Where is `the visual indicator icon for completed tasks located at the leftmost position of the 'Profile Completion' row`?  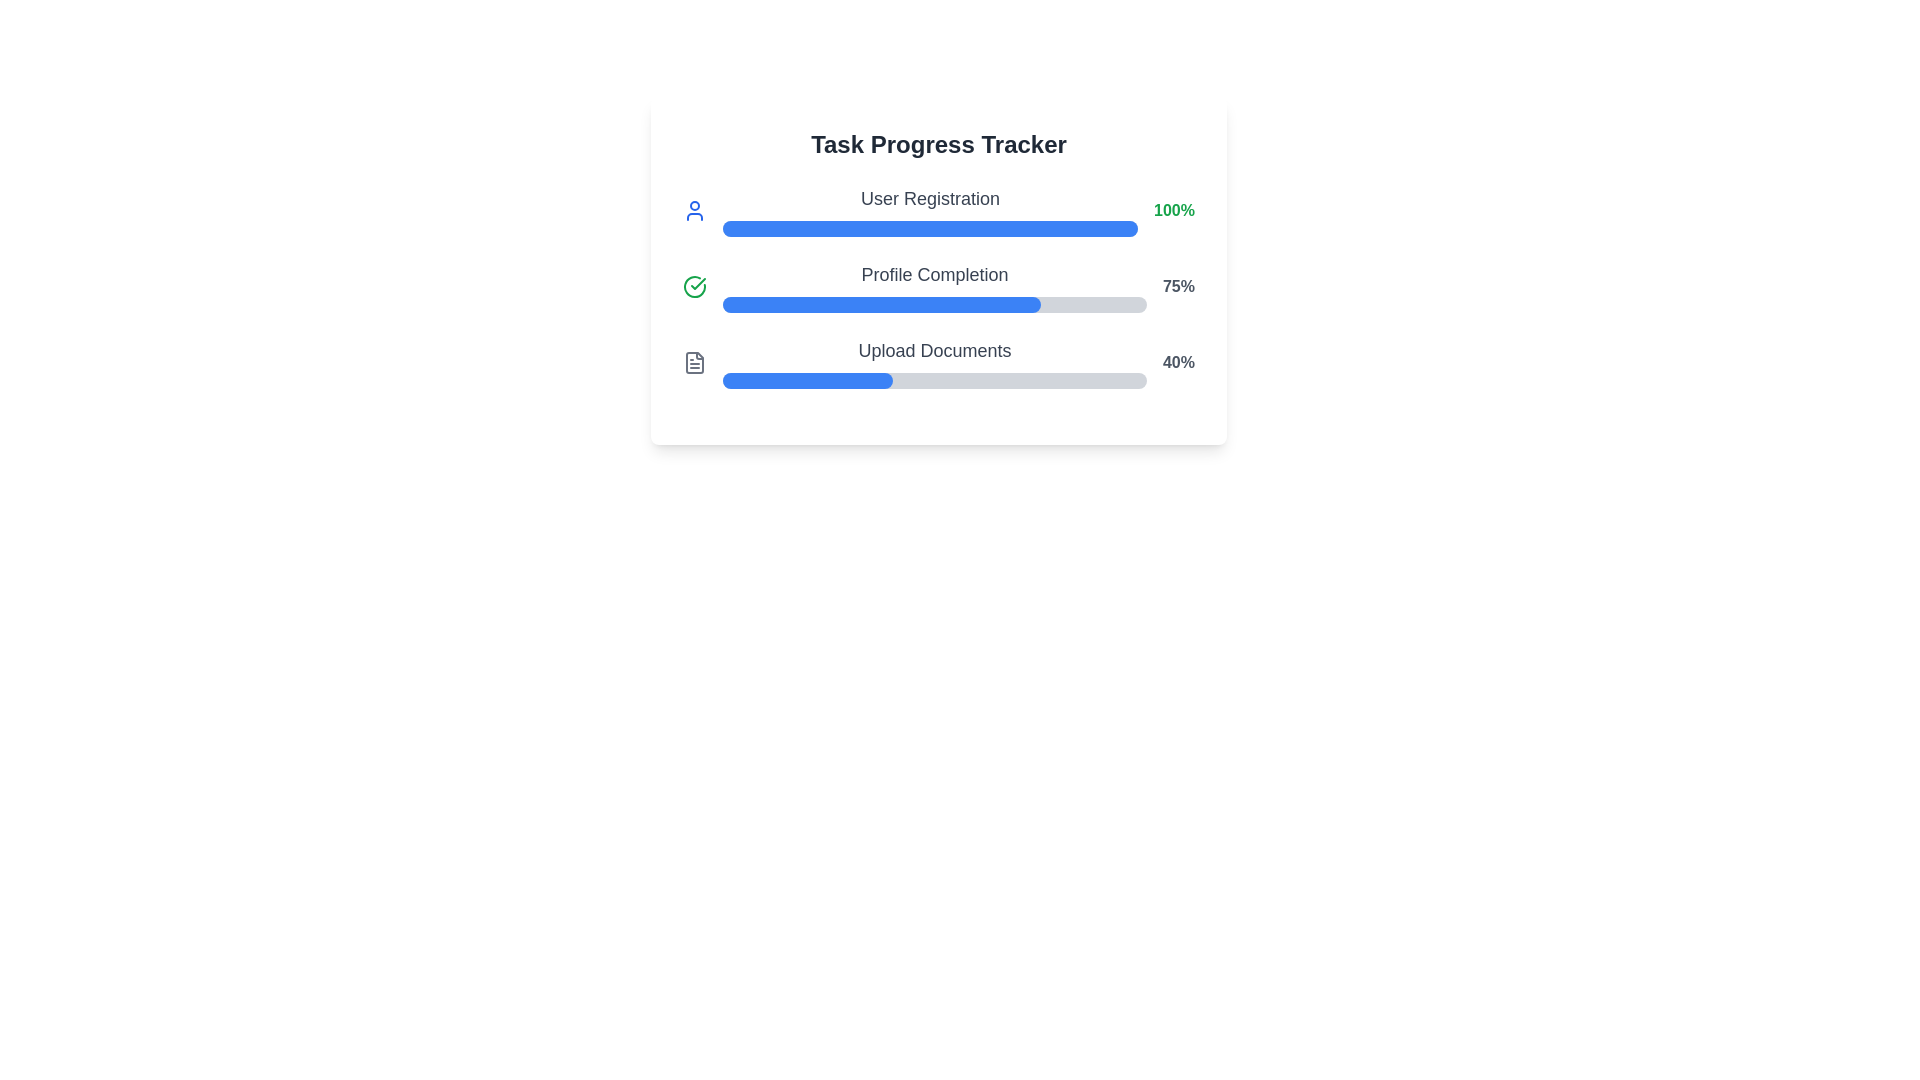
the visual indicator icon for completed tasks located at the leftmost position of the 'Profile Completion' row is located at coordinates (695, 286).